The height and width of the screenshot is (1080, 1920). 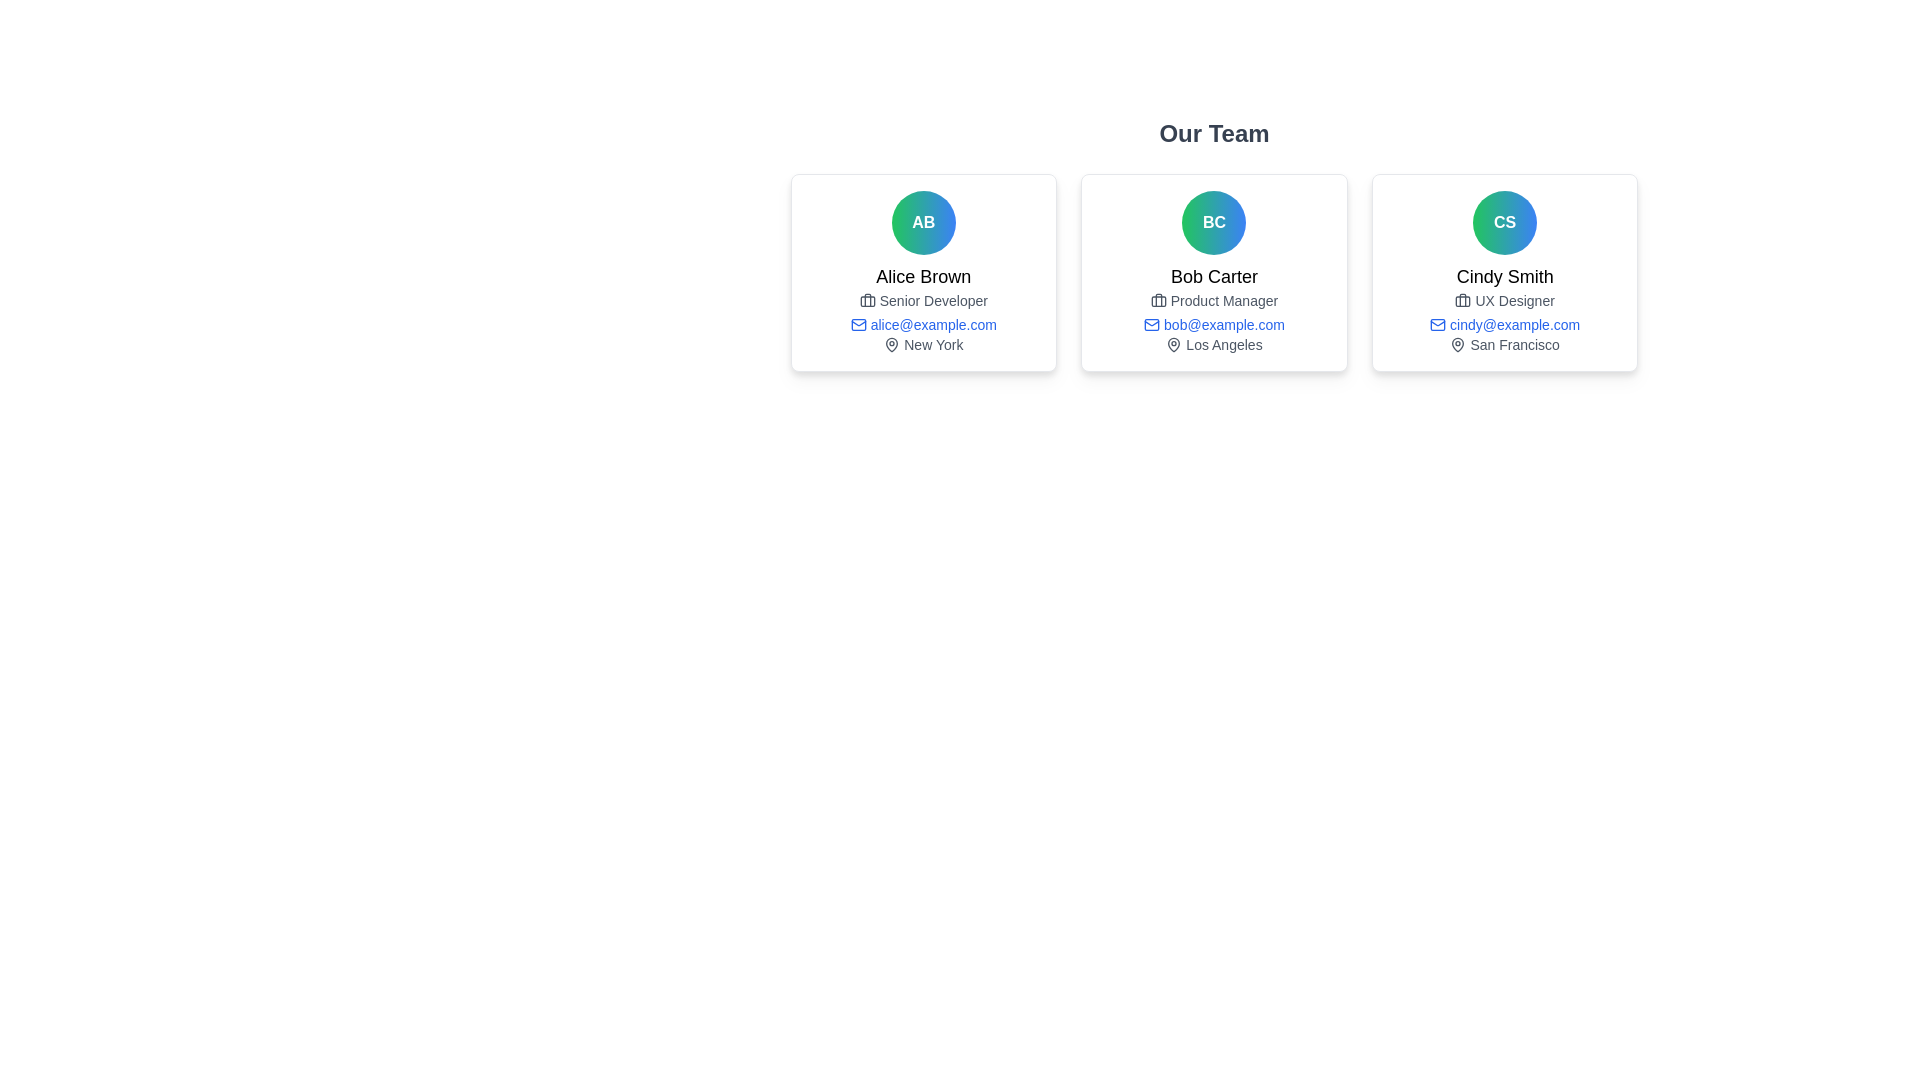 What do you see at coordinates (922, 300) in the screenshot?
I see `the 'Senior Developer' label which is located below Alice Brown's name and above the email address in the left card of a three-card layout` at bounding box center [922, 300].